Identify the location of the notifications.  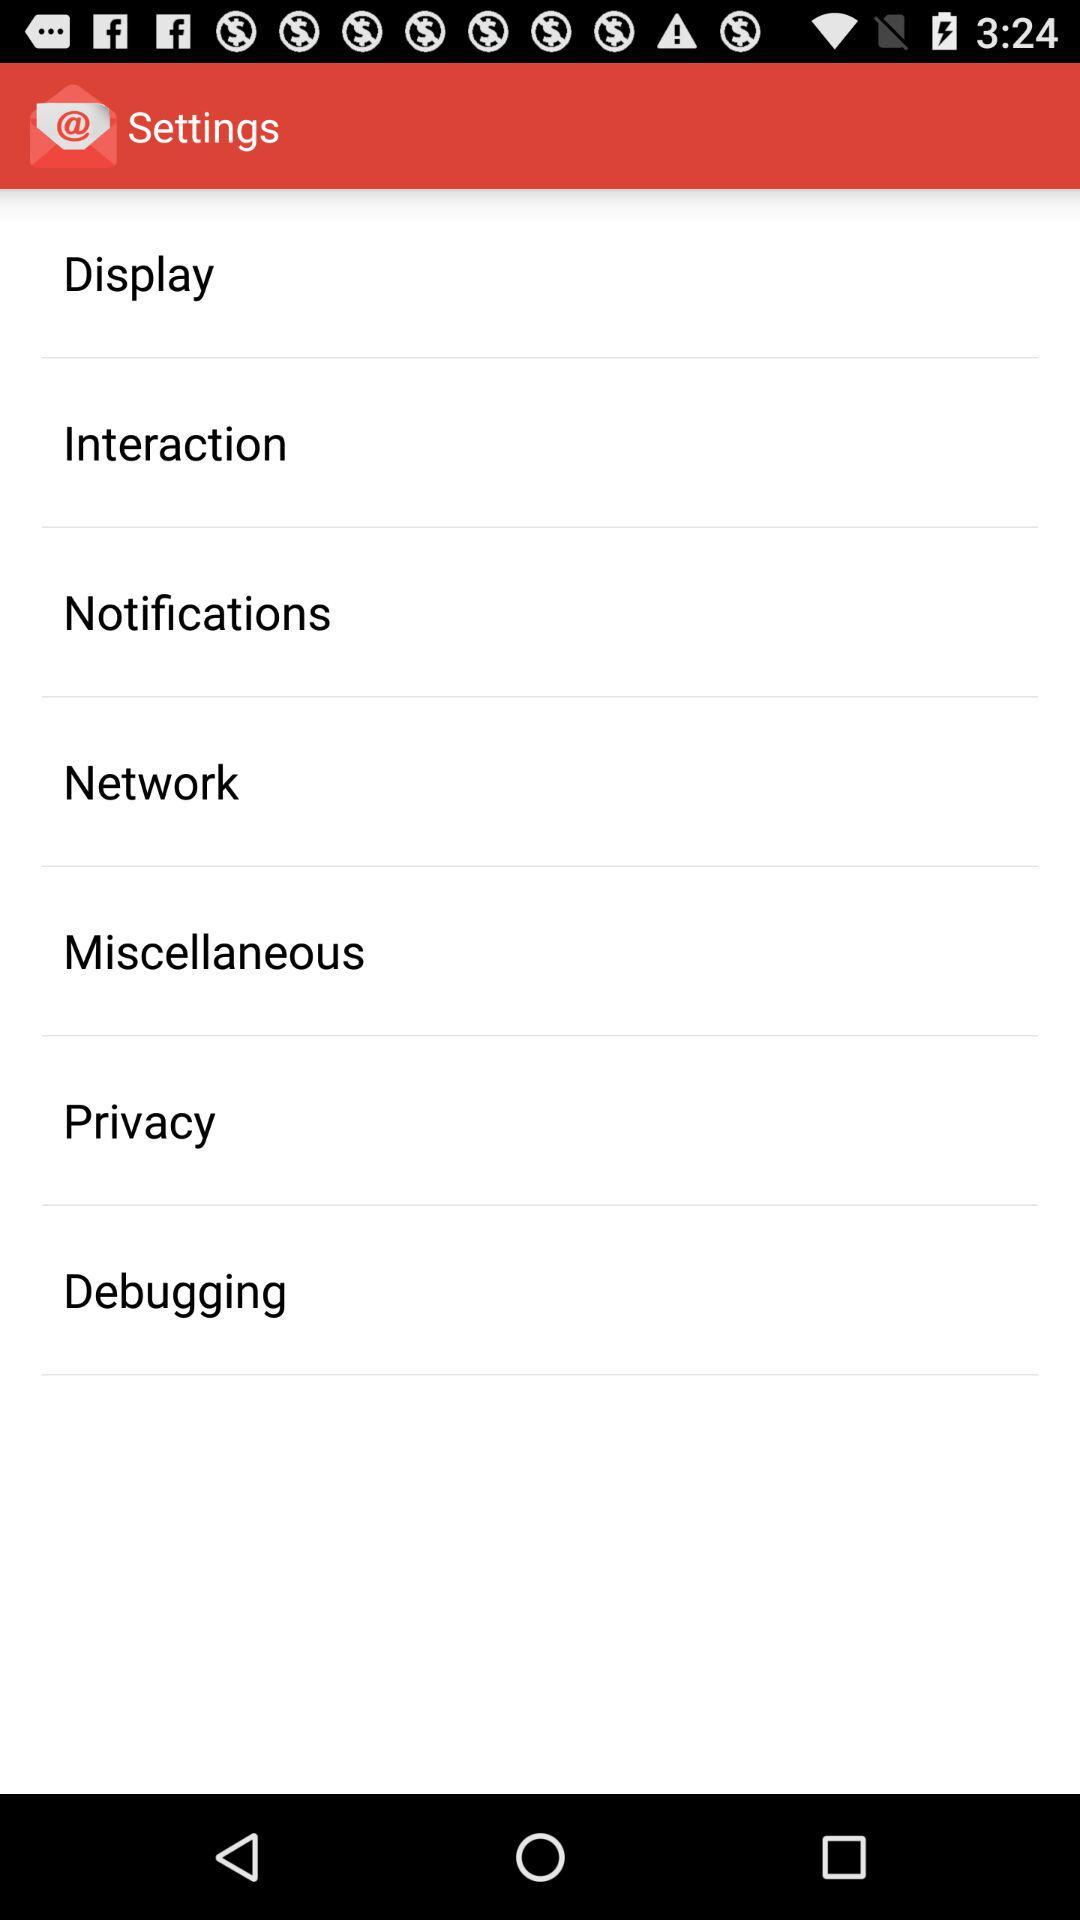
(197, 610).